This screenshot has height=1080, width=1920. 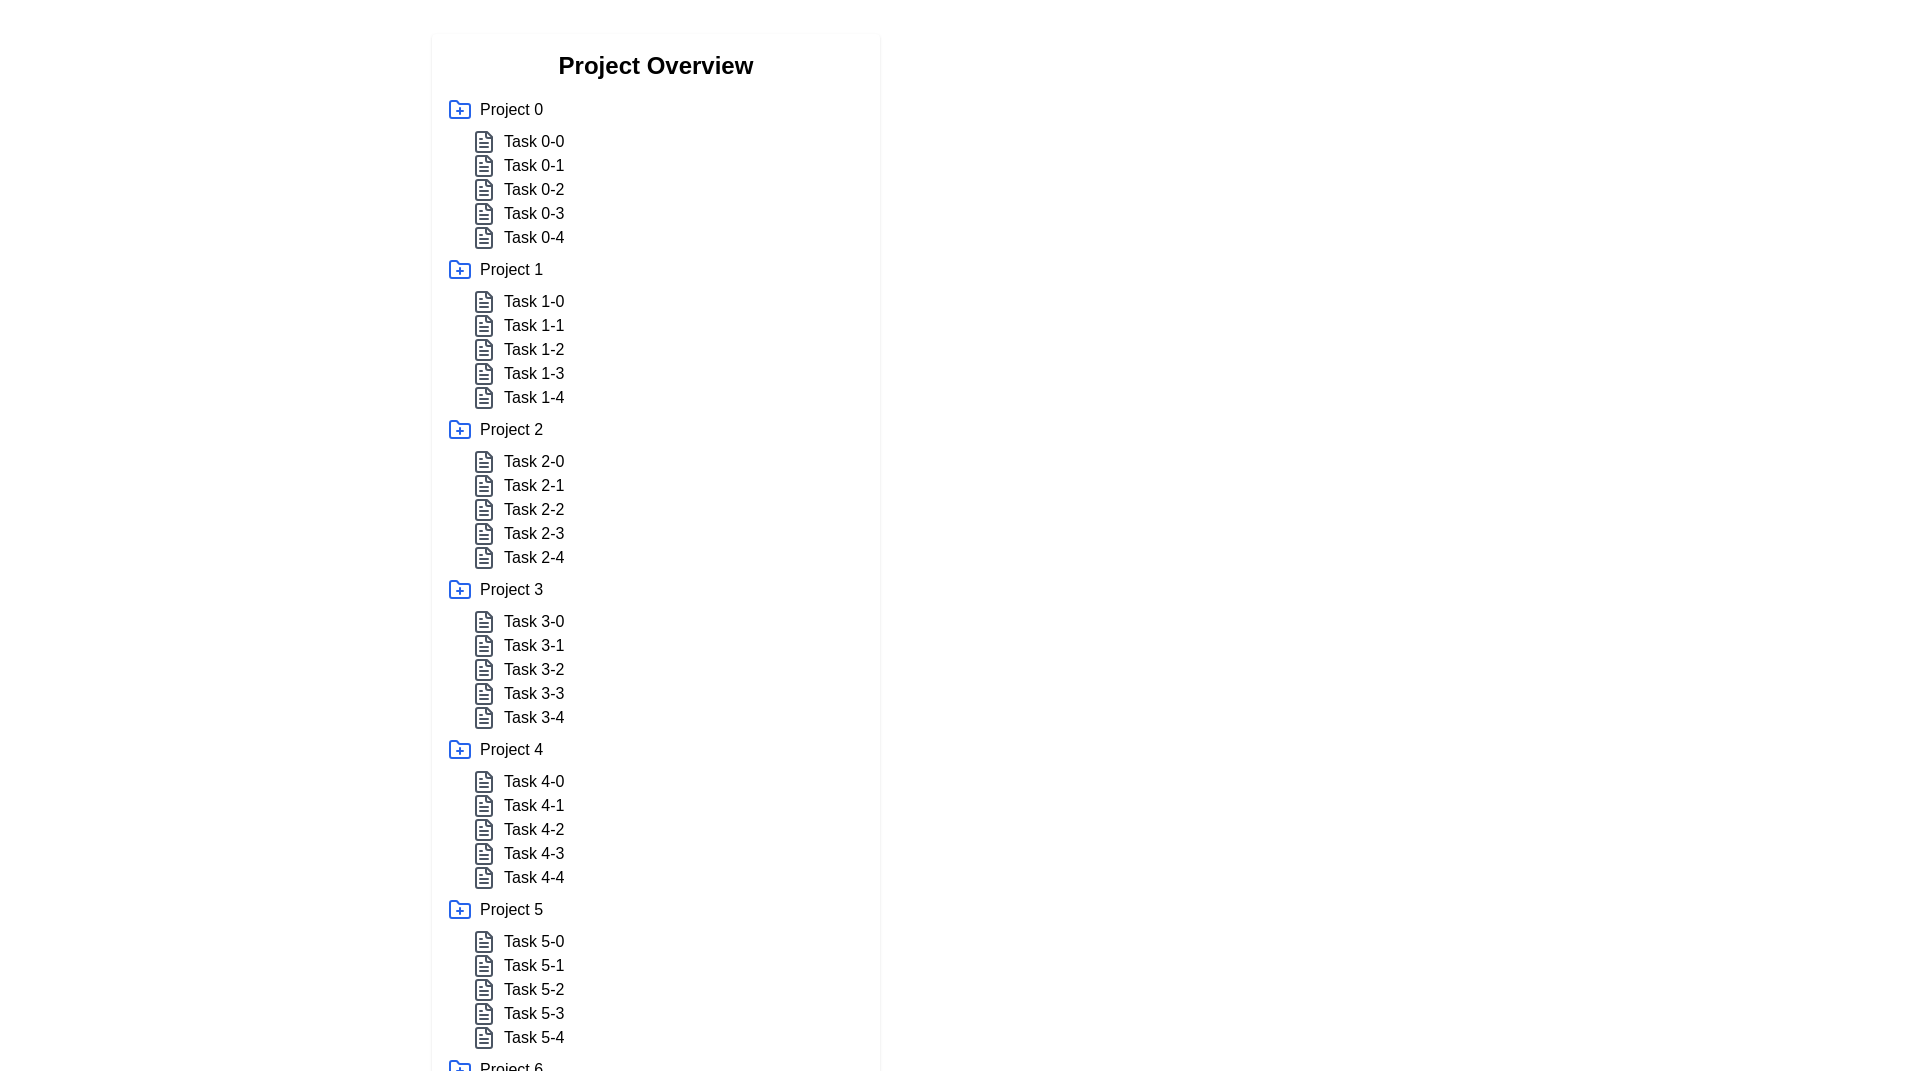 What do you see at coordinates (484, 853) in the screenshot?
I see `the file icon for 'Task 4-3' under 'Project 4'` at bounding box center [484, 853].